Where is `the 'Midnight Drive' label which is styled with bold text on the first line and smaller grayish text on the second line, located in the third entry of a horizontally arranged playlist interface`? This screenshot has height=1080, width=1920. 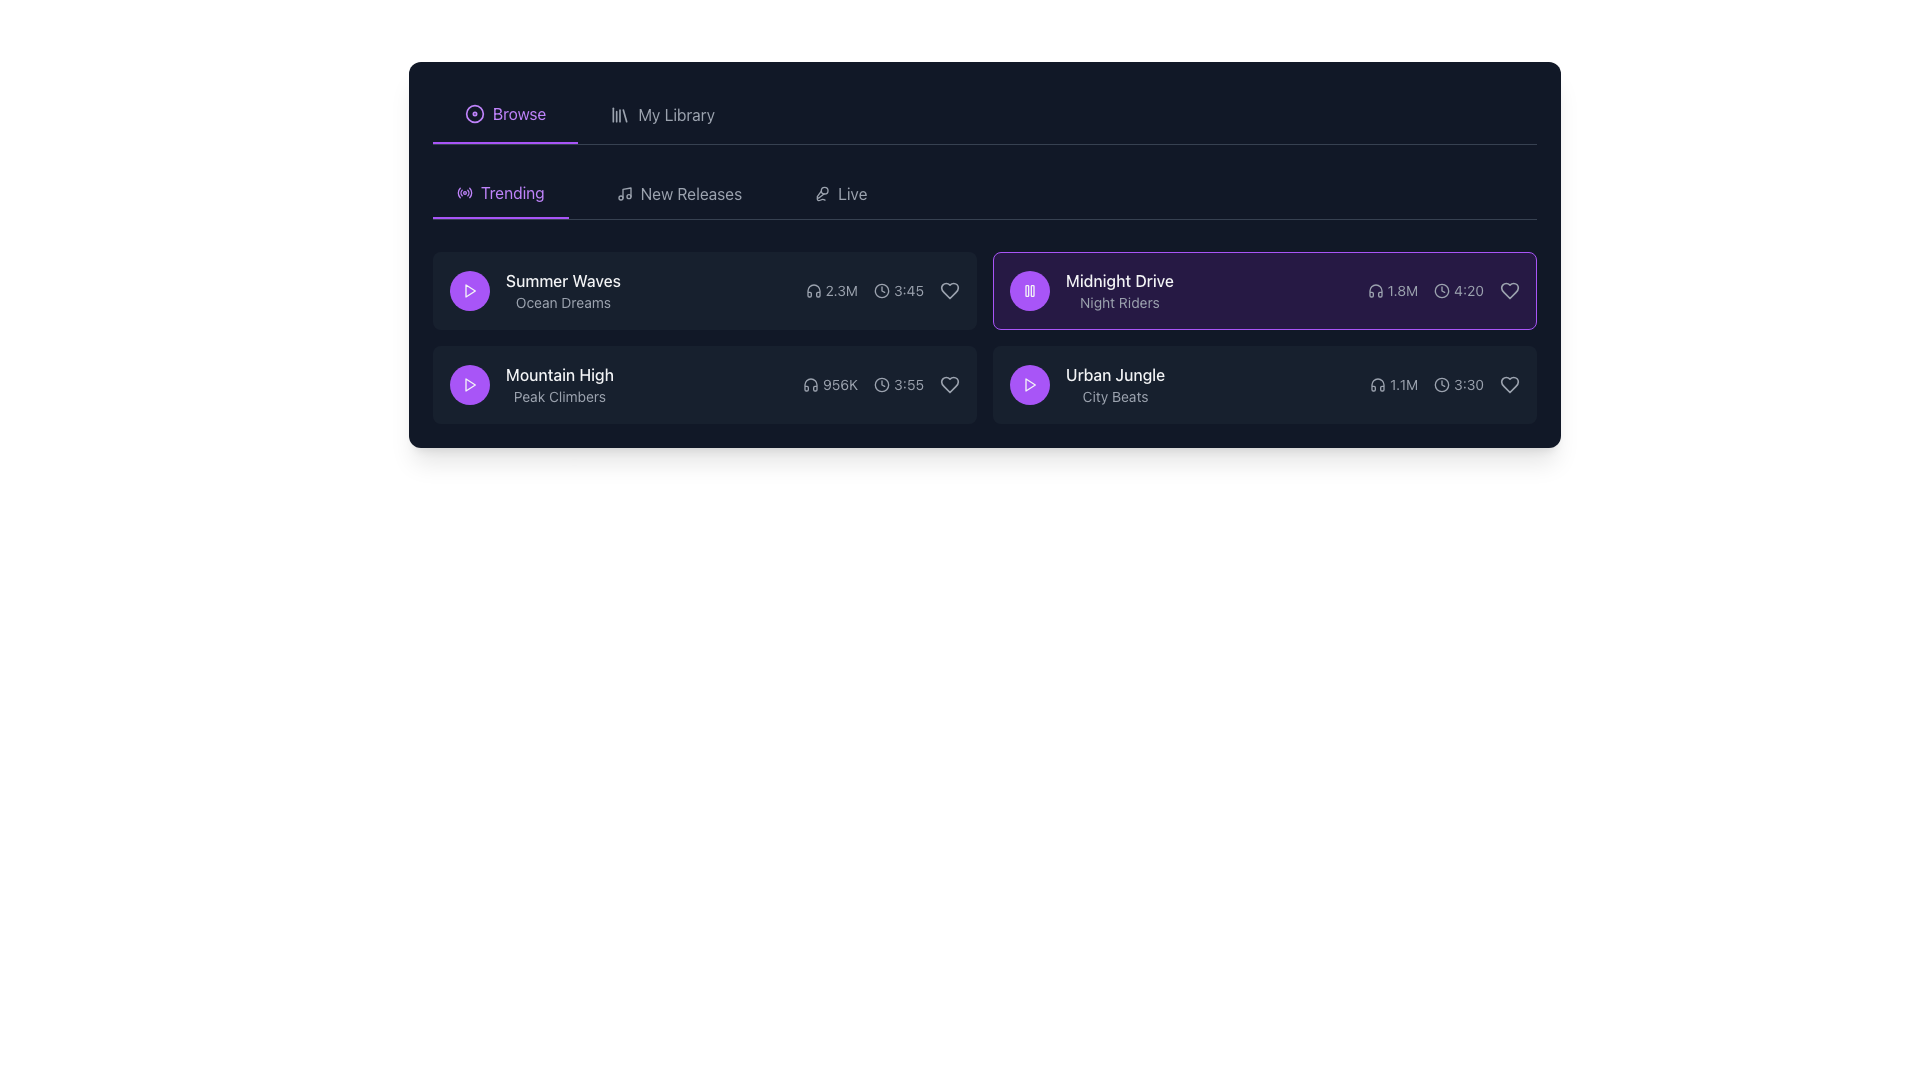
the 'Midnight Drive' label which is styled with bold text on the first line and smaller grayish text on the second line, located in the third entry of a horizontally arranged playlist interface is located at coordinates (1118, 290).